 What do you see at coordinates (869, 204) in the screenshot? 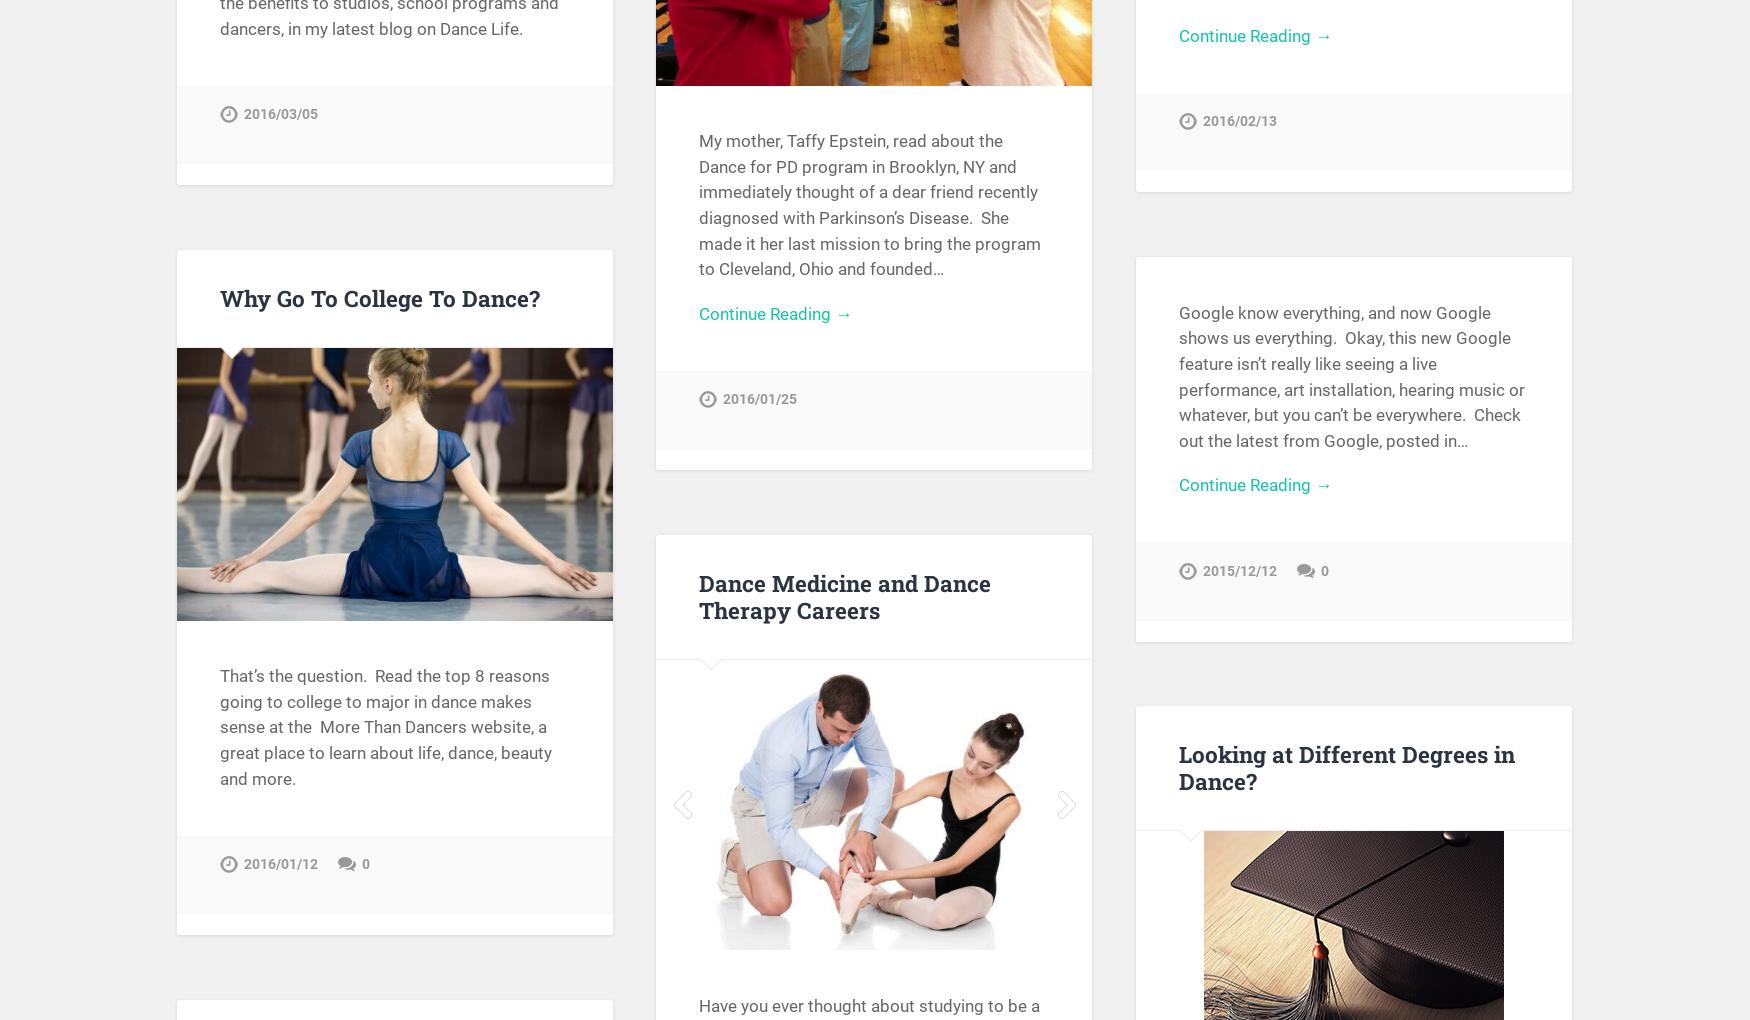
I see `'My mother, Taffy Epstein, read about the Dance for PD program in Brooklyn, NY and immediately thought of a dear friend recently diagnosed with Parkinson’s Disease.  She made it her last mission to bring the program to Cleveland, Ohio and founded…'` at bounding box center [869, 204].